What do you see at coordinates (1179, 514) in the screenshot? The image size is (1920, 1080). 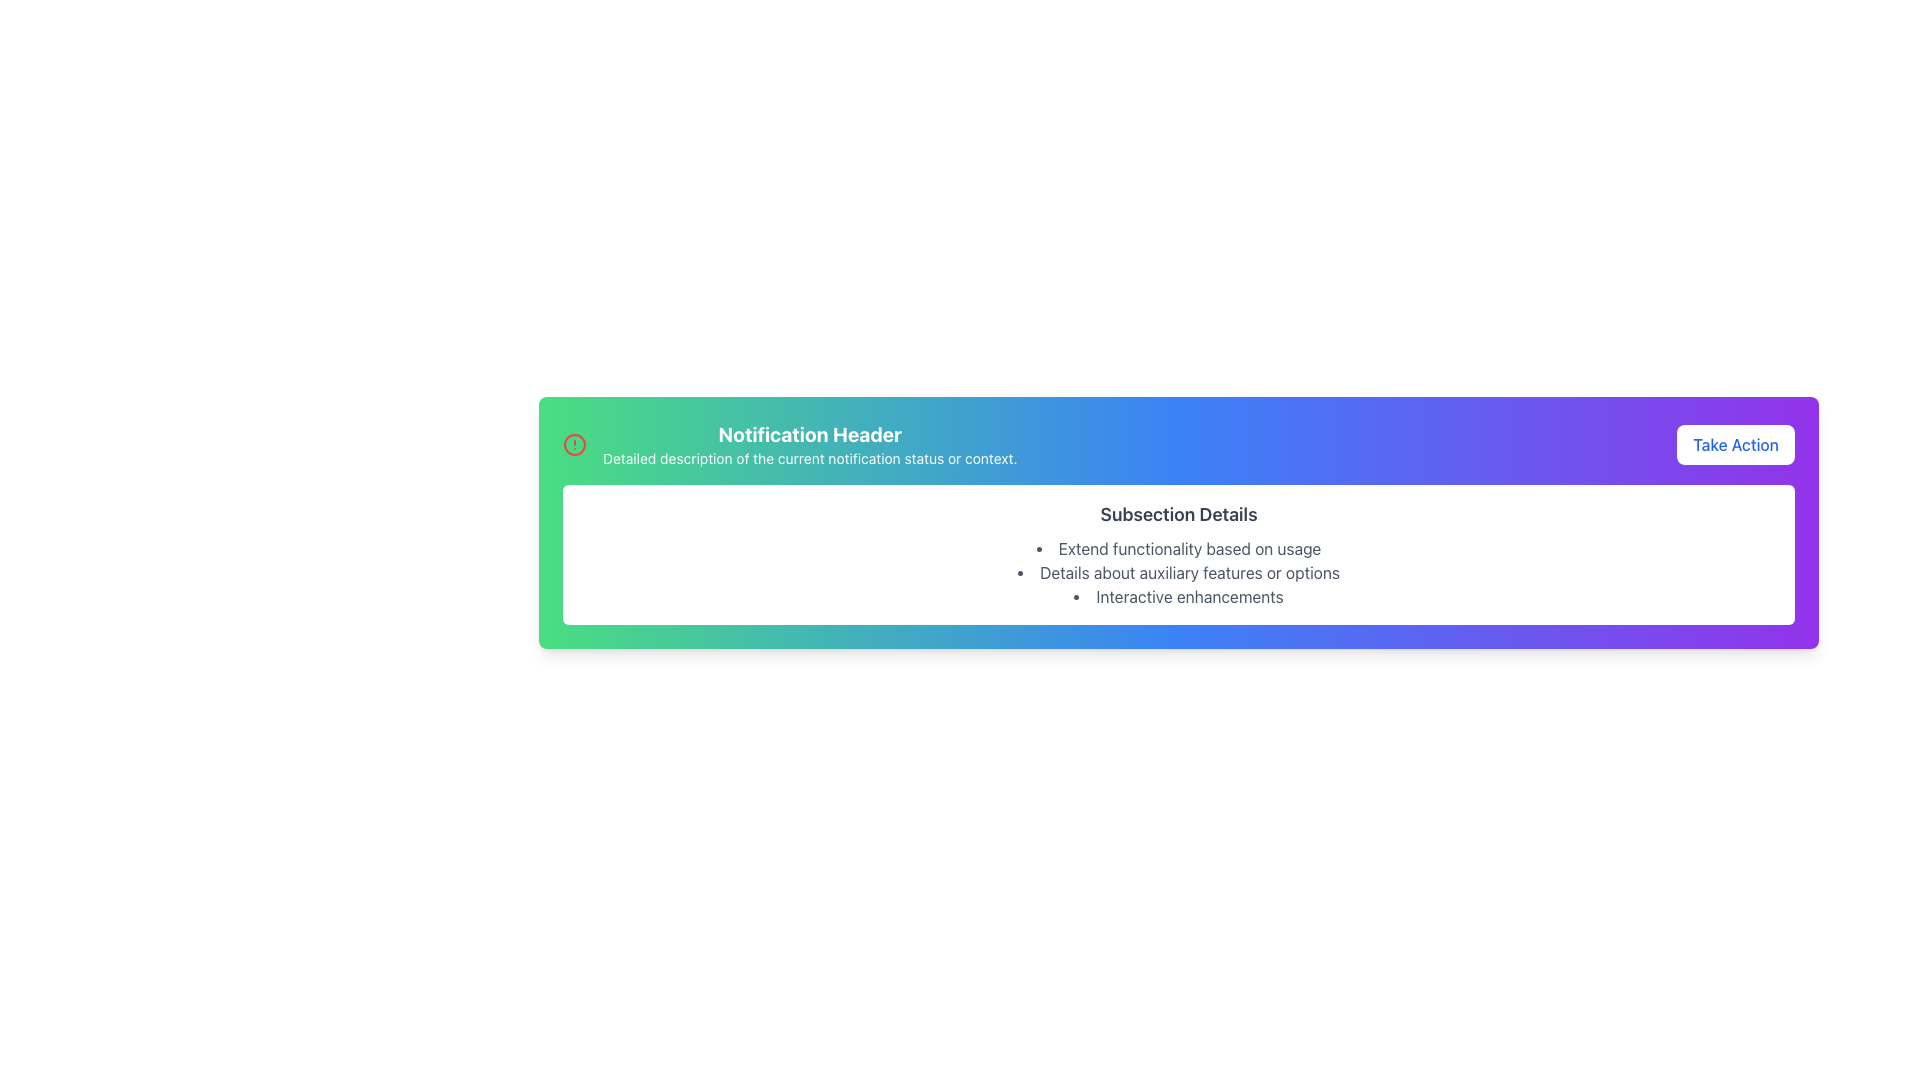 I see `text from the header Text Label that provides context for the subsection below it, which is centrally aligned at the top of a white card with rounded corners` at bounding box center [1179, 514].